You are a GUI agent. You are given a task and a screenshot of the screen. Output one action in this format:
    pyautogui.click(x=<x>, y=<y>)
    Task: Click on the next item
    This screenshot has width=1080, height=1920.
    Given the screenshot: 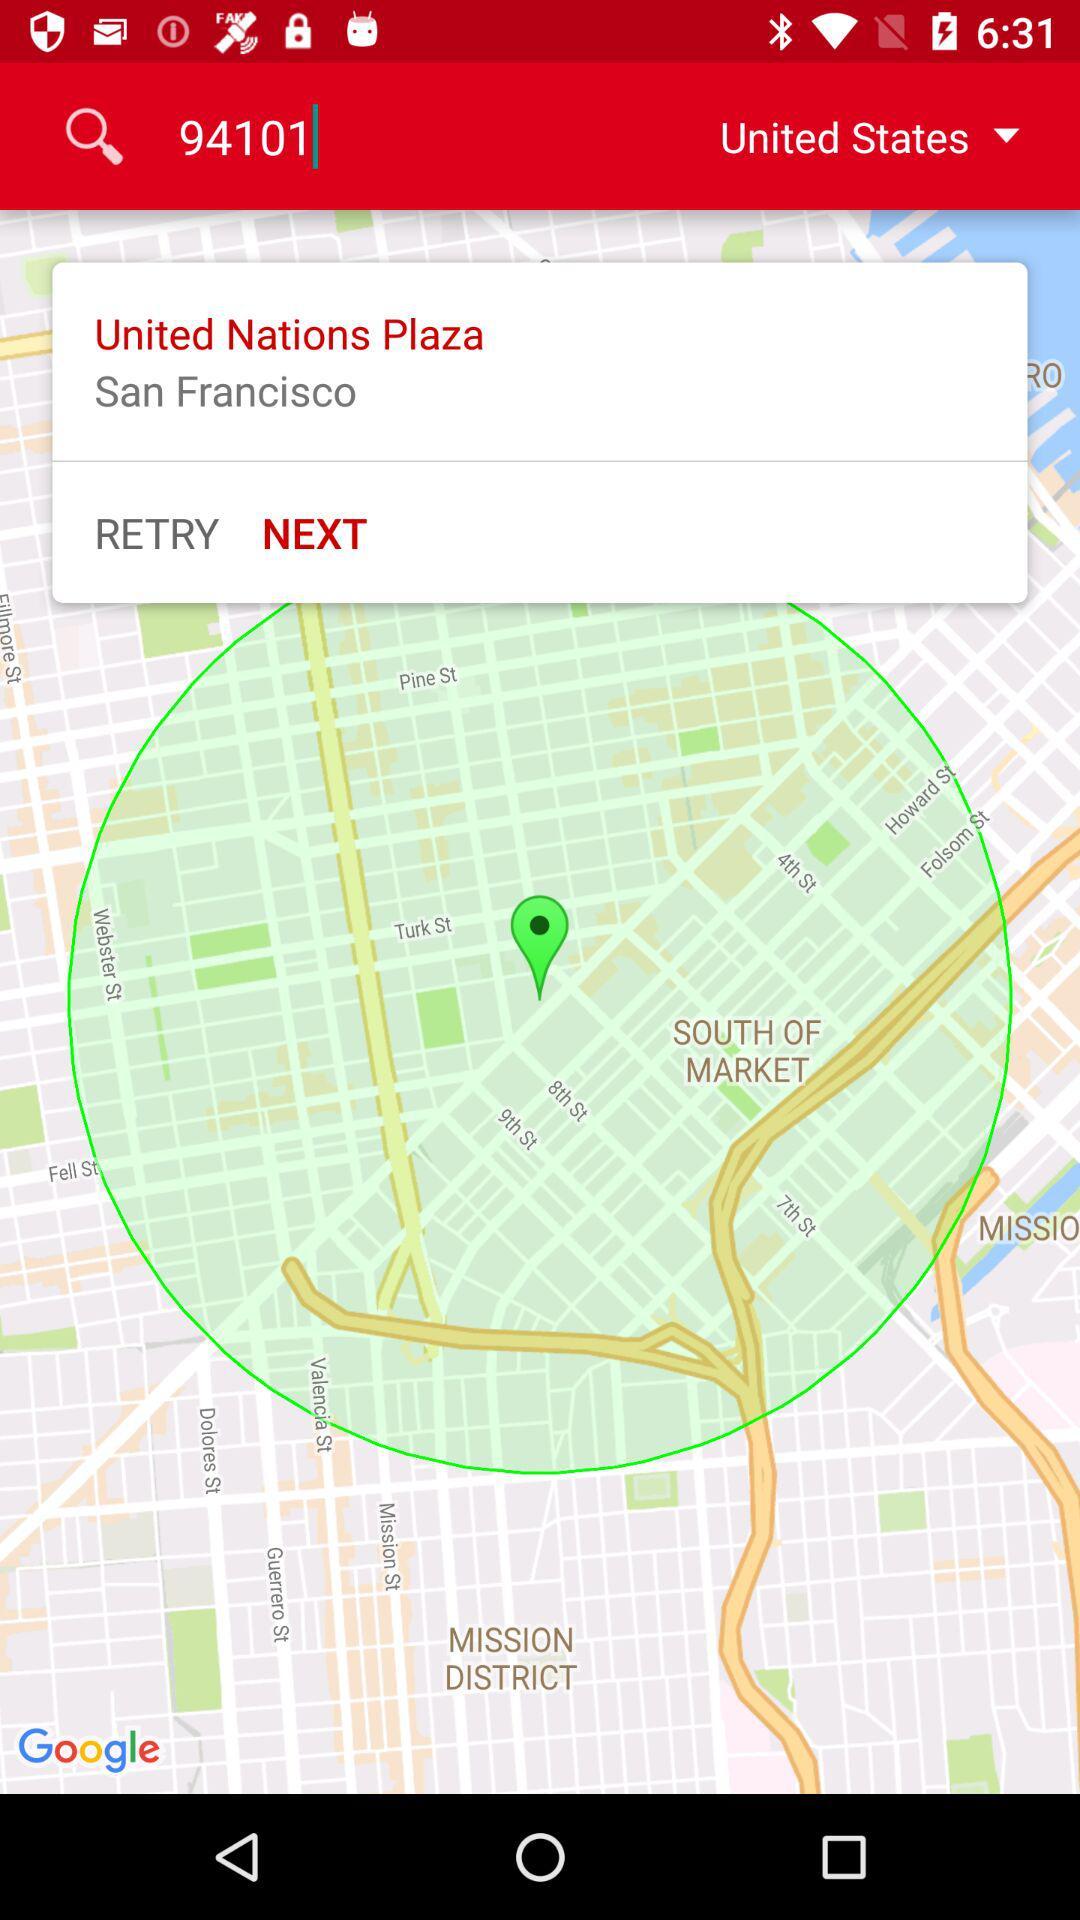 What is the action you would take?
    pyautogui.click(x=314, y=532)
    